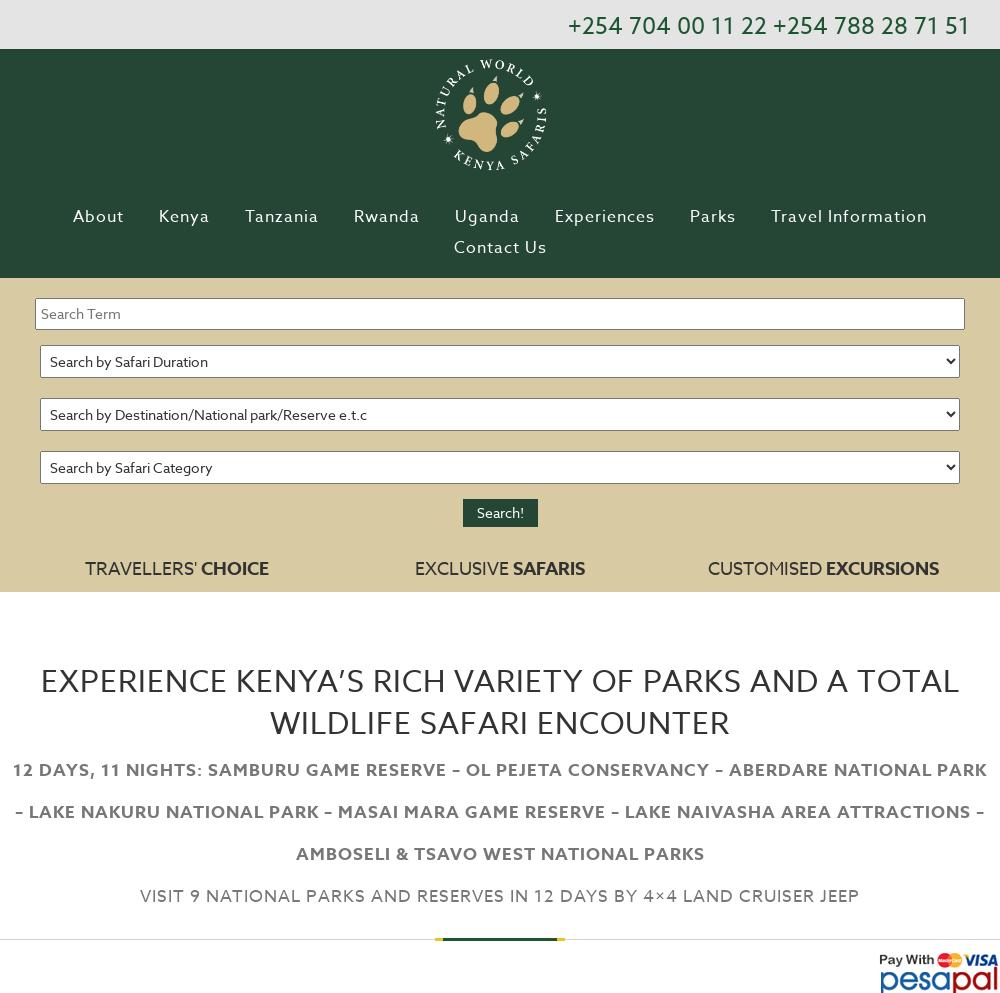  Describe the element at coordinates (452, 246) in the screenshot. I see `'Contact Us'` at that location.